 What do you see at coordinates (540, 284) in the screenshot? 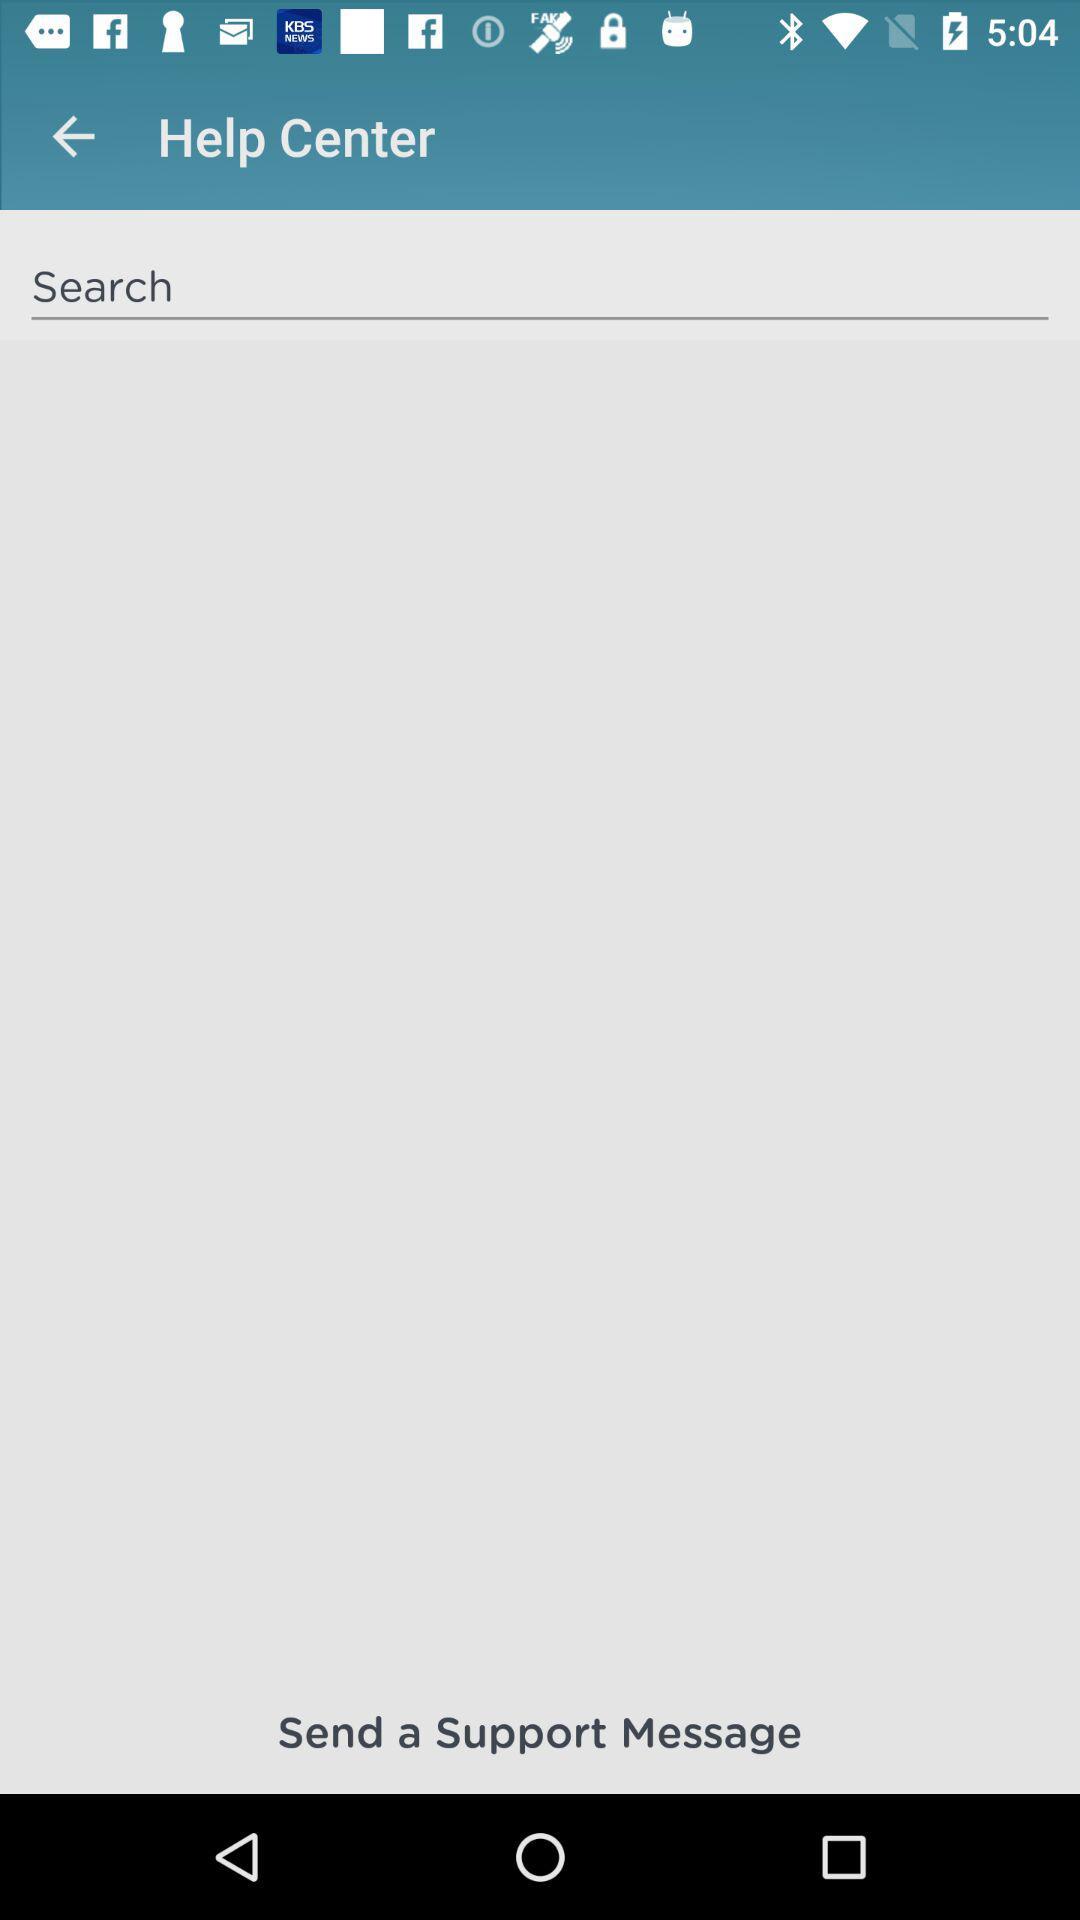
I see `icon at the top` at bounding box center [540, 284].